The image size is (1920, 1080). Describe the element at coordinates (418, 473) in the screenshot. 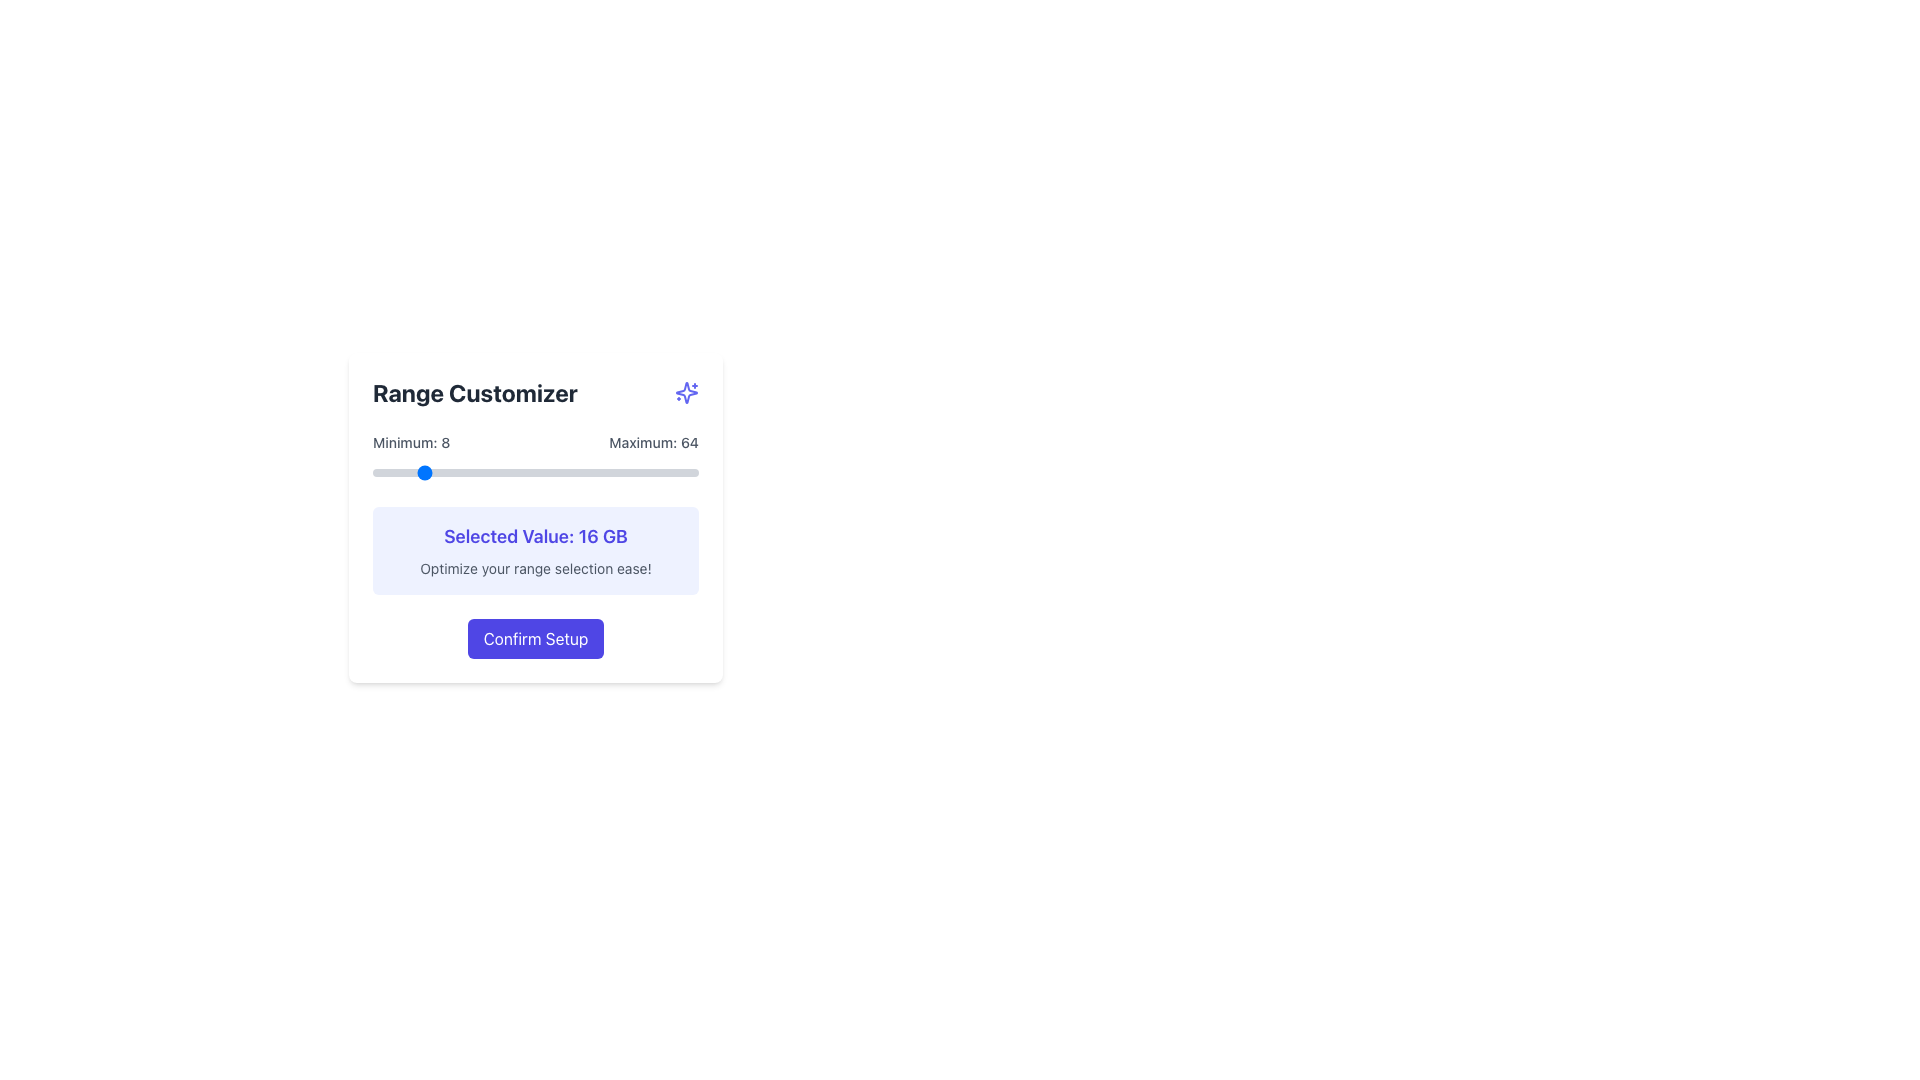

I see `the slider value` at that location.